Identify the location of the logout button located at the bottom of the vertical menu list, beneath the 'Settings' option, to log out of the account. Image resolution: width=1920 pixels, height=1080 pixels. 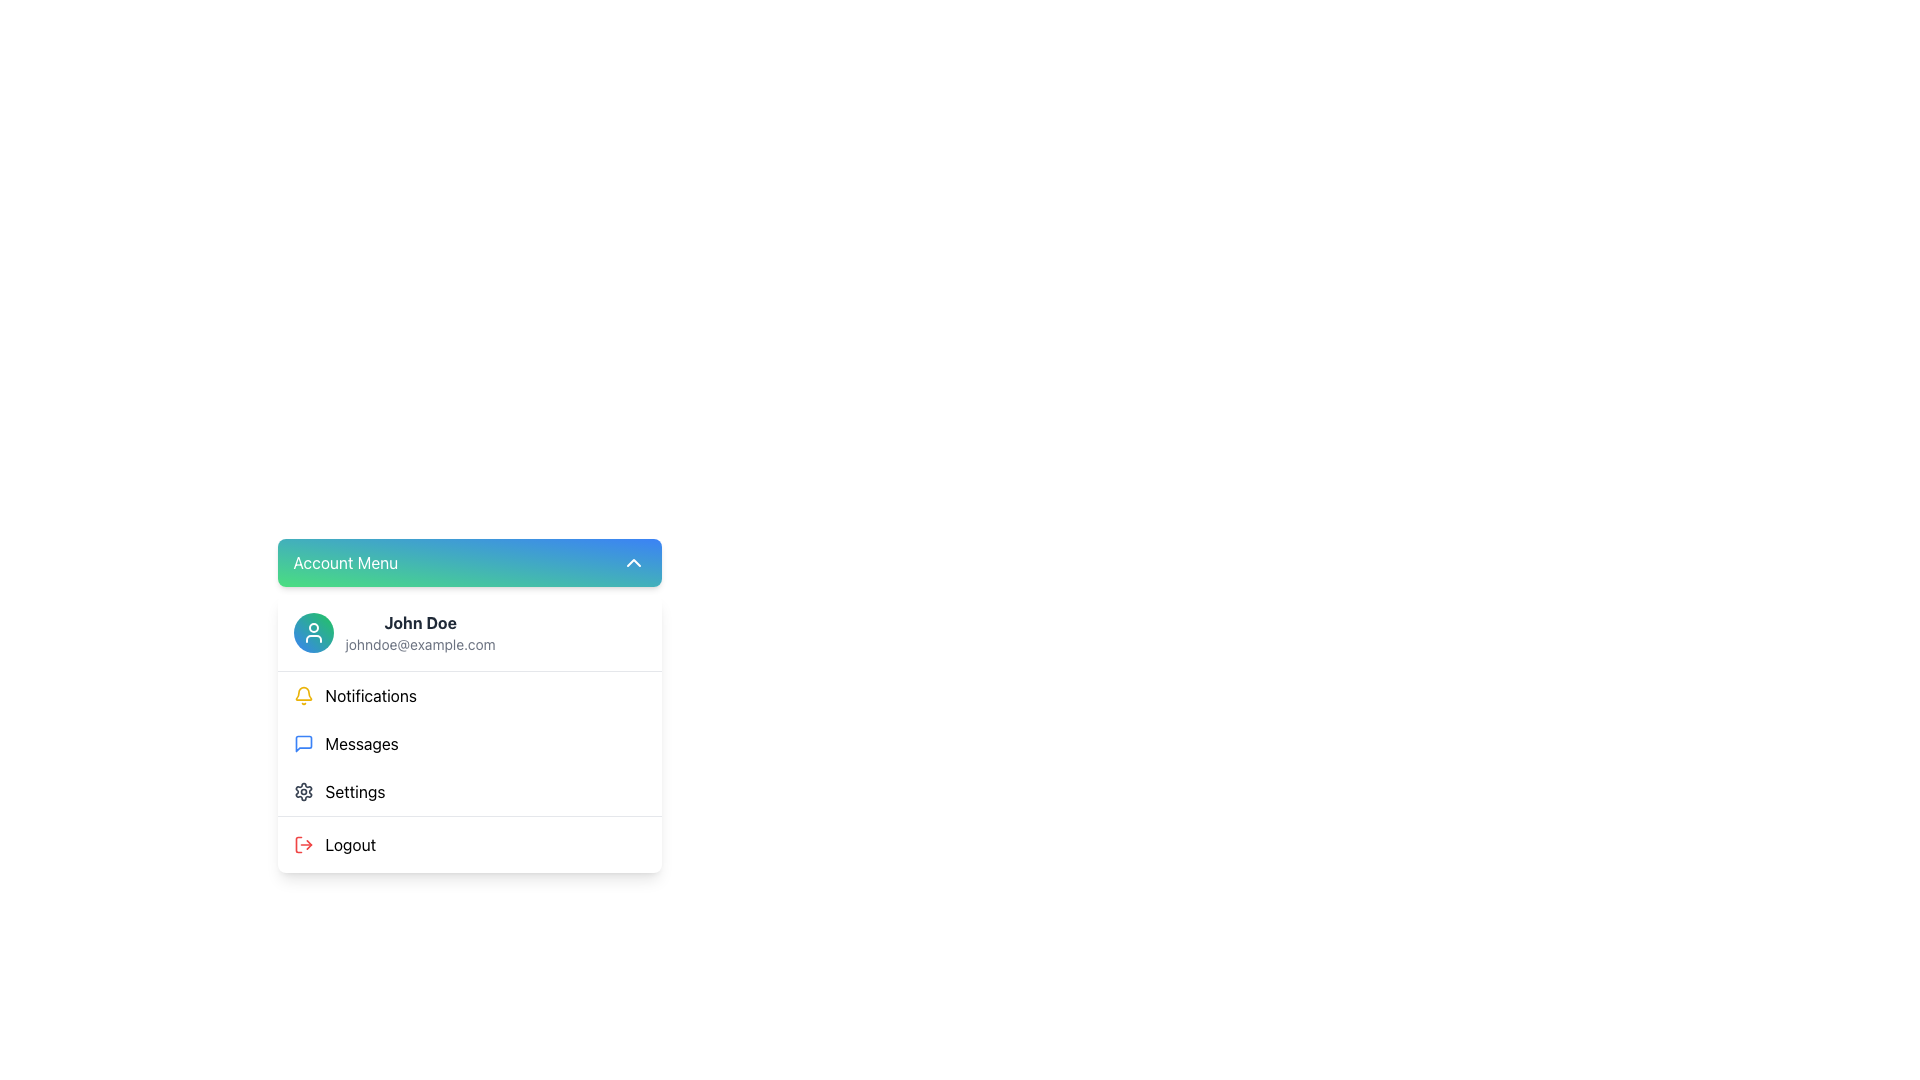
(468, 844).